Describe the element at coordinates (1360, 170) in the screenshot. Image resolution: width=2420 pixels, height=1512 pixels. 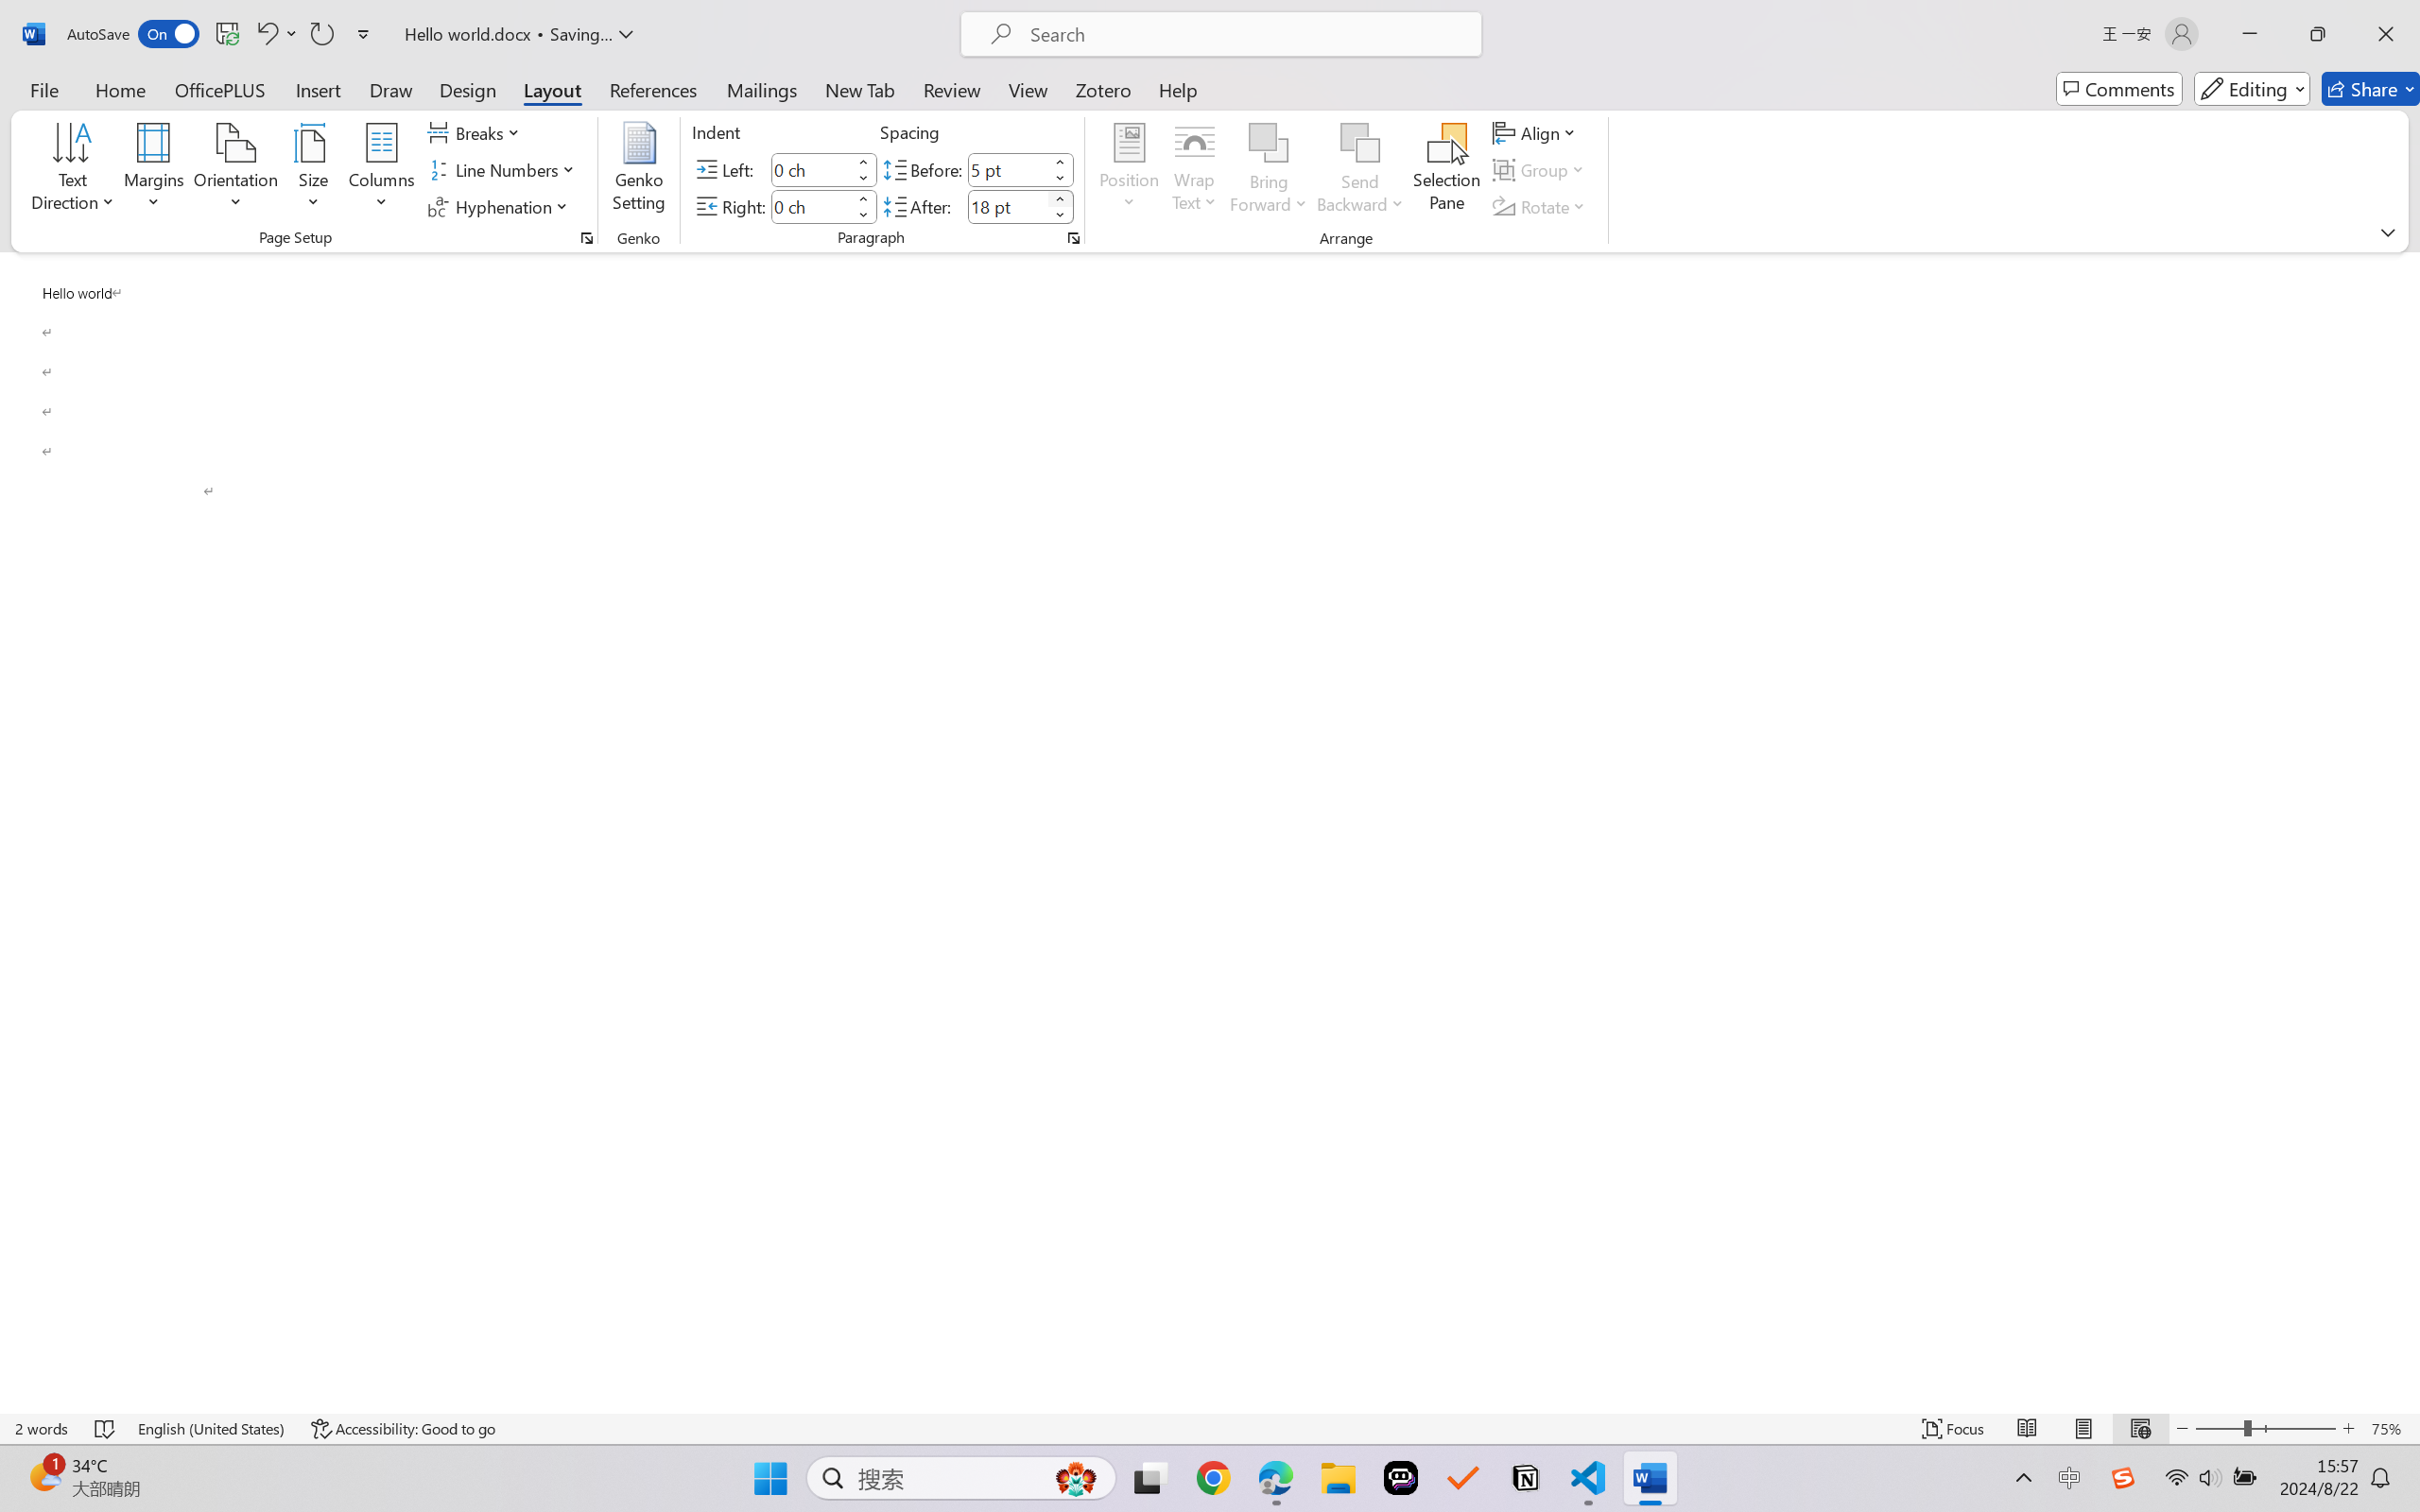
I see `'Send Backward'` at that location.